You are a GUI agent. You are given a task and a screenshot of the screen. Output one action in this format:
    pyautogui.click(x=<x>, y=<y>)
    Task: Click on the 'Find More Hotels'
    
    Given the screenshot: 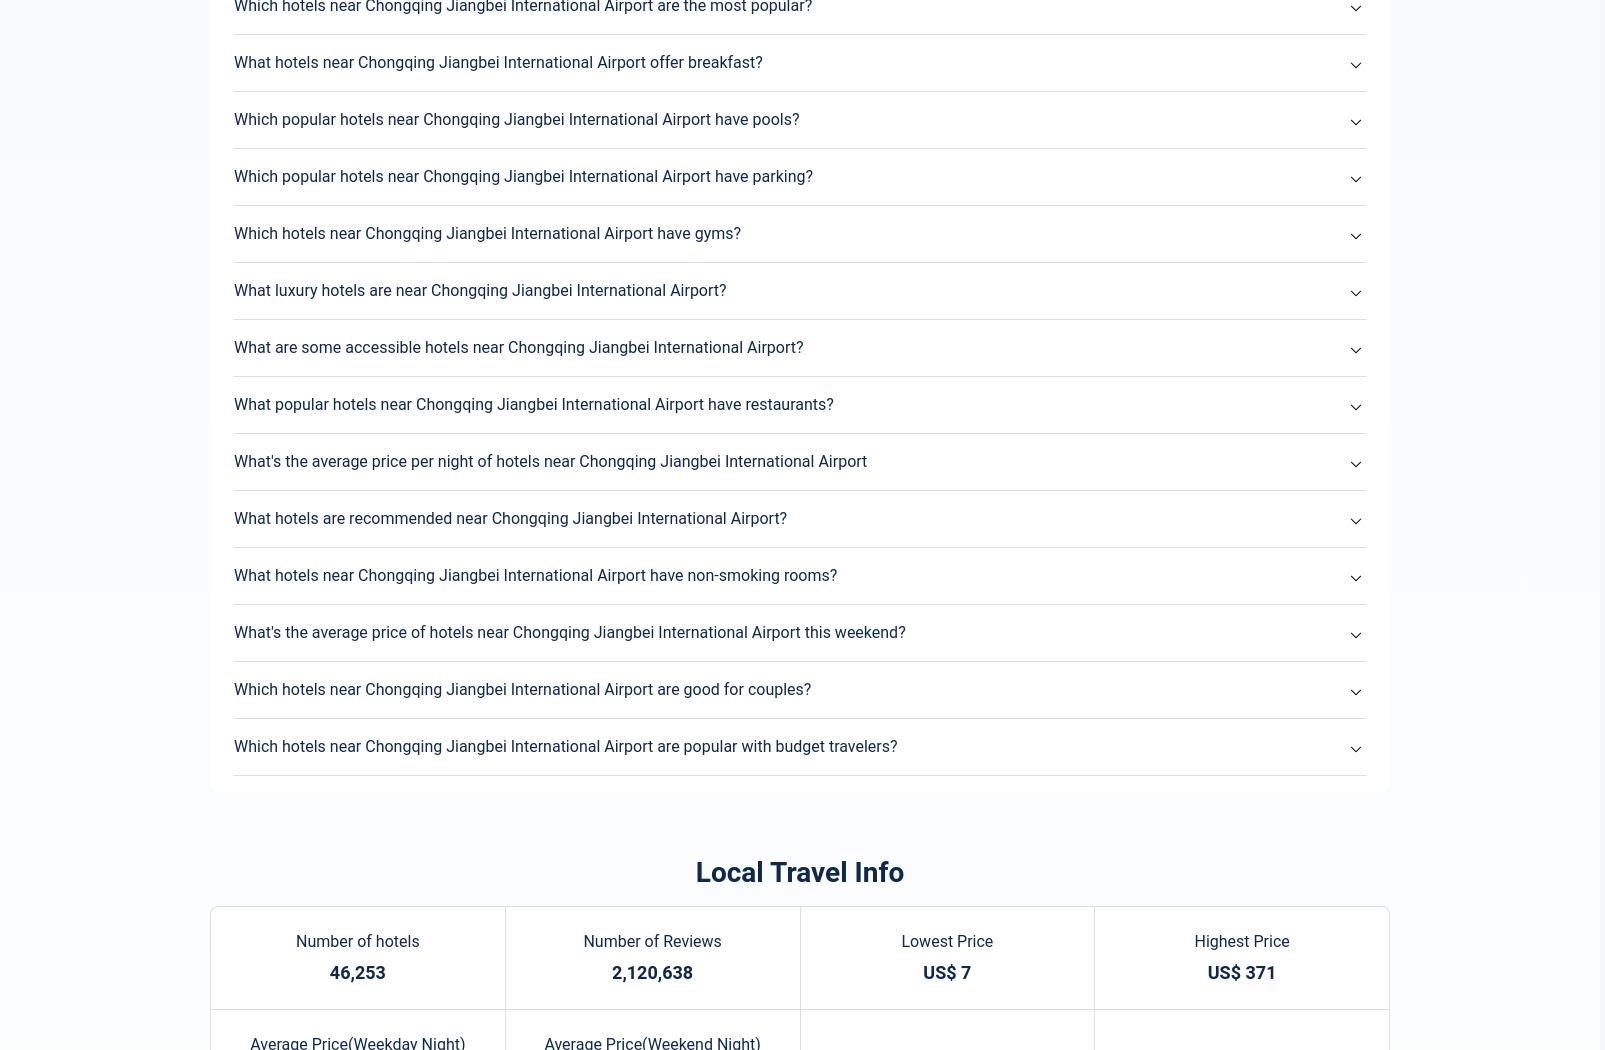 What is the action you would take?
    pyautogui.click(x=798, y=627)
    